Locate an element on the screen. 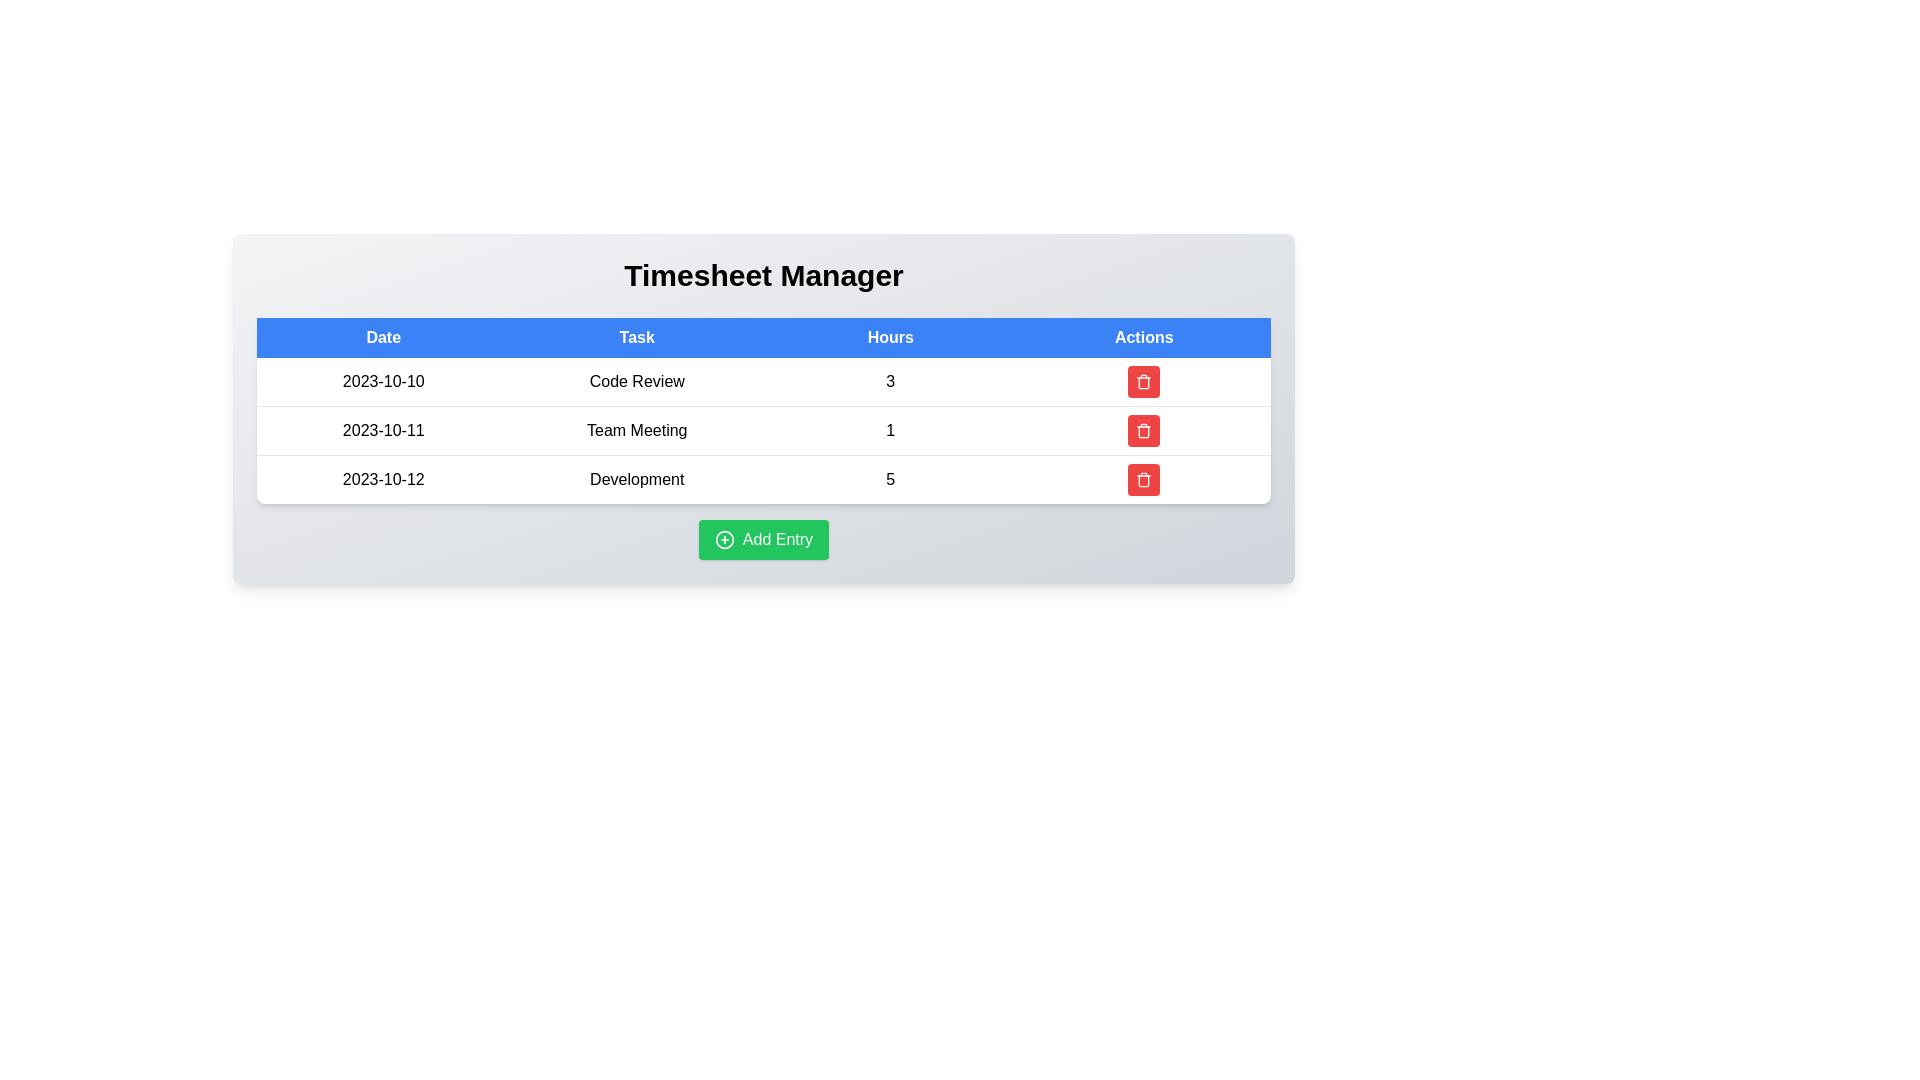 The image size is (1920, 1080). the third trash can icon in the 'Actions' column is located at coordinates (1144, 479).